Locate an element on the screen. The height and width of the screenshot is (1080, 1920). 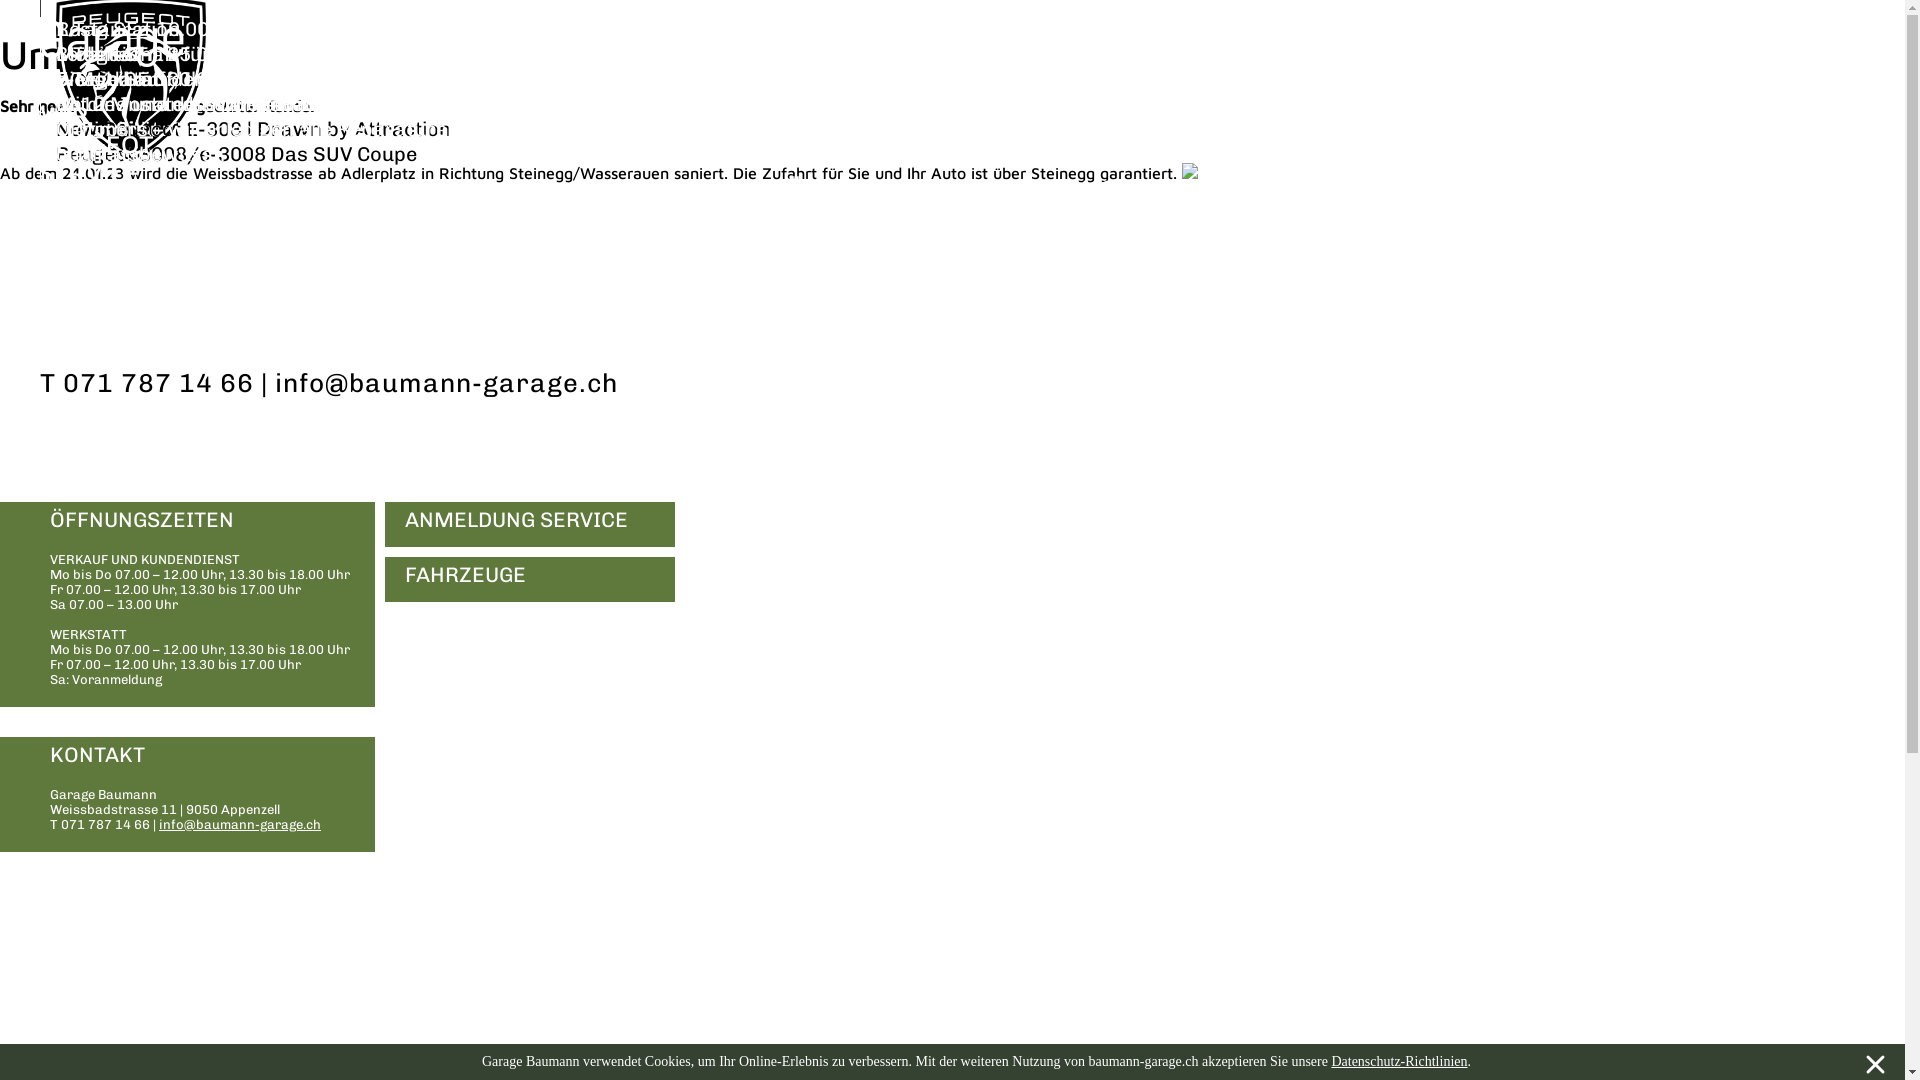
'Peugeot 3008/e-3008 Das SUV Coupe' is located at coordinates (236, 153).